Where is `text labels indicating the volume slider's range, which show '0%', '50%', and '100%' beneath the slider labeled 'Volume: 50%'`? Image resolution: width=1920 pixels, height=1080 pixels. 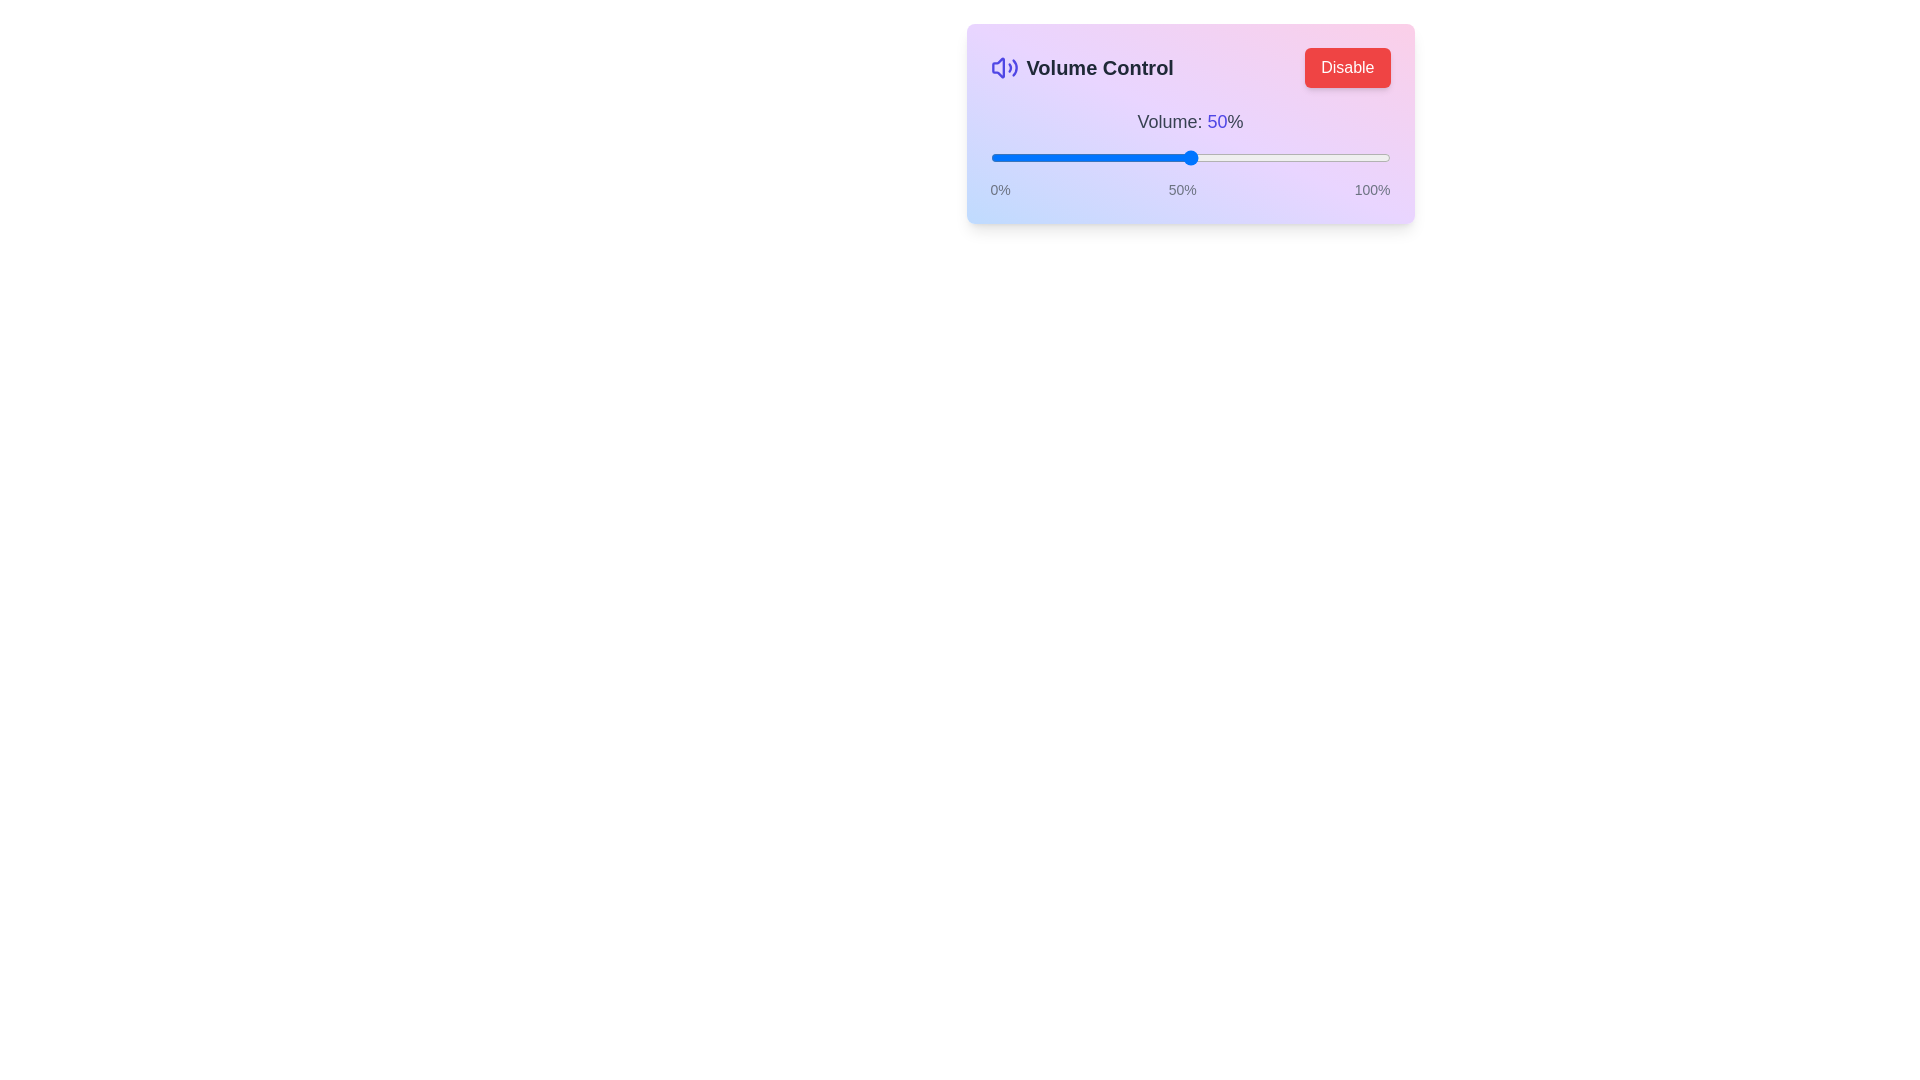 text labels indicating the volume slider's range, which show '0%', '50%', and '100%' beneath the slider labeled 'Volume: 50%' is located at coordinates (1190, 189).